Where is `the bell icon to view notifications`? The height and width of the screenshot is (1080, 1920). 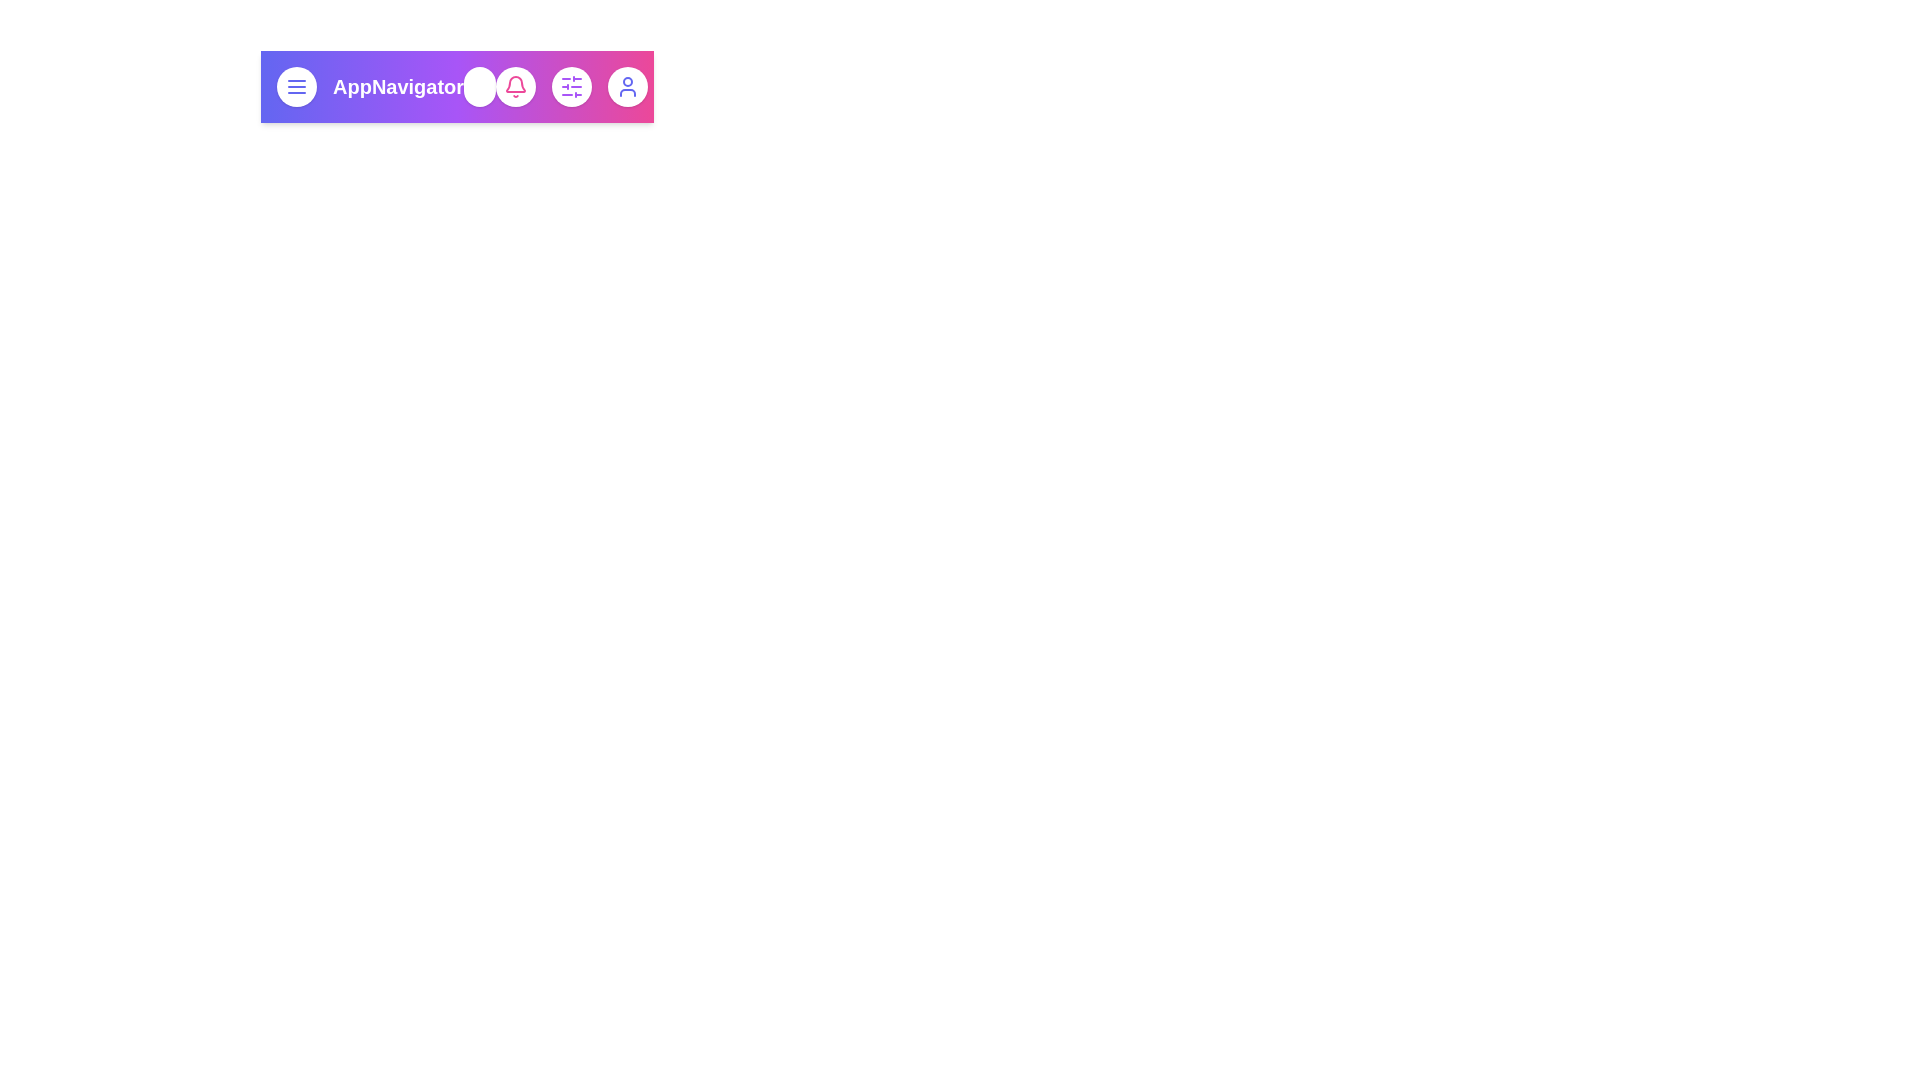
the bell icon to view notifications is located at coordinates (516, 86).